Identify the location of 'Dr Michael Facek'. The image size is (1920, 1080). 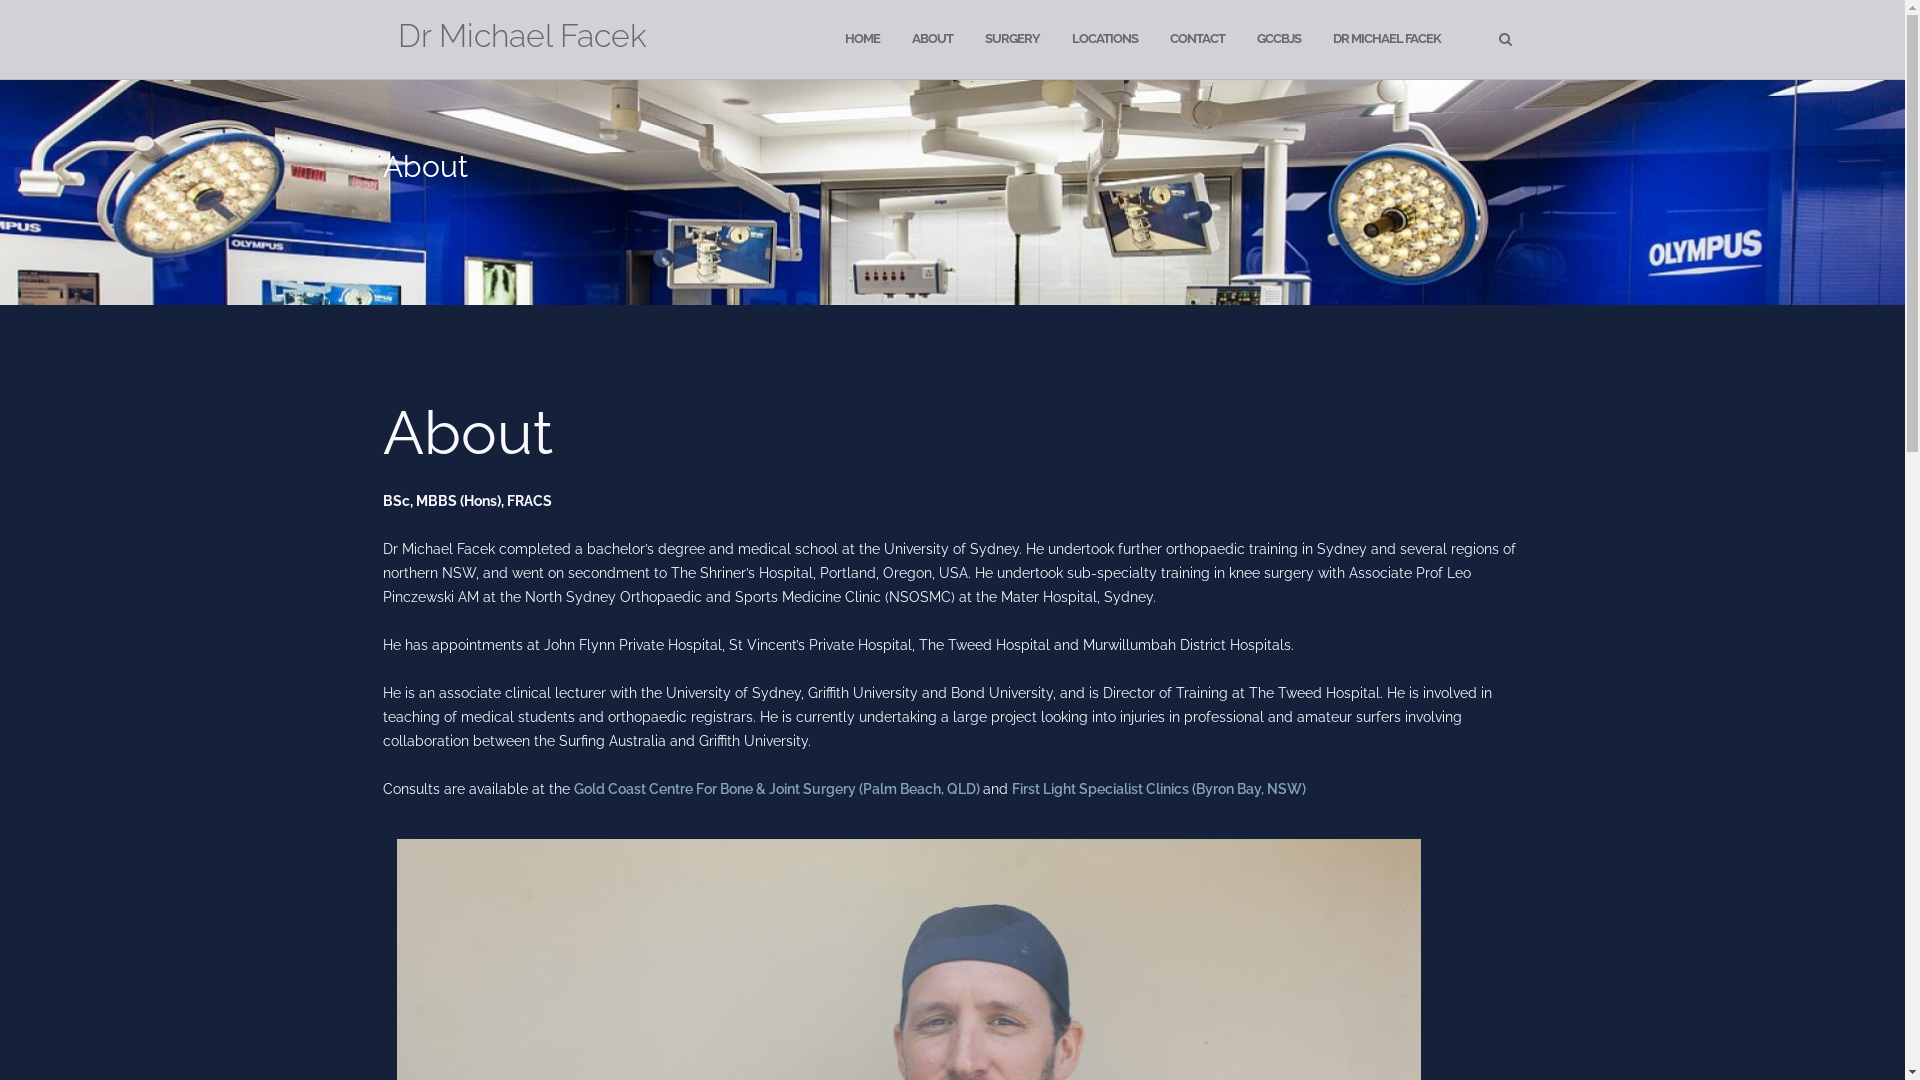
(398, 39).